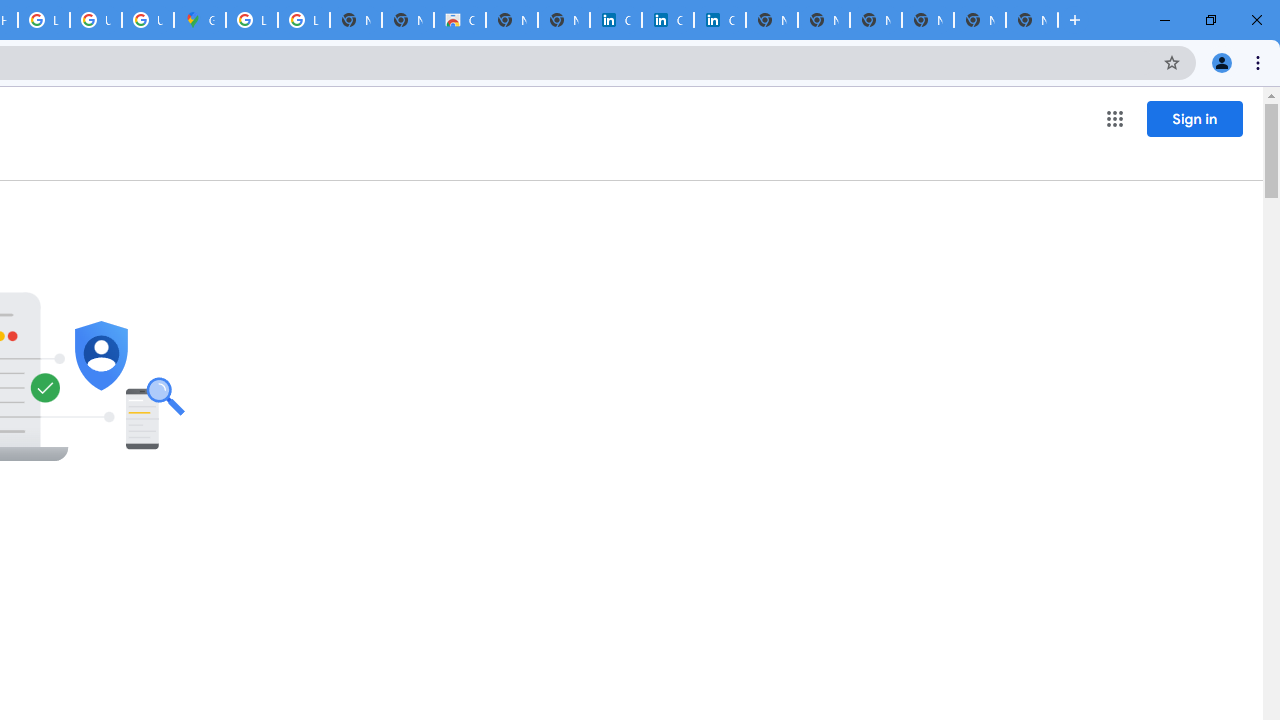 This screenshot has height=720, width=1280. Describe the element at coordinates (459, 20) in the screenshot. I see `'Chrome Web Store'` at that location.